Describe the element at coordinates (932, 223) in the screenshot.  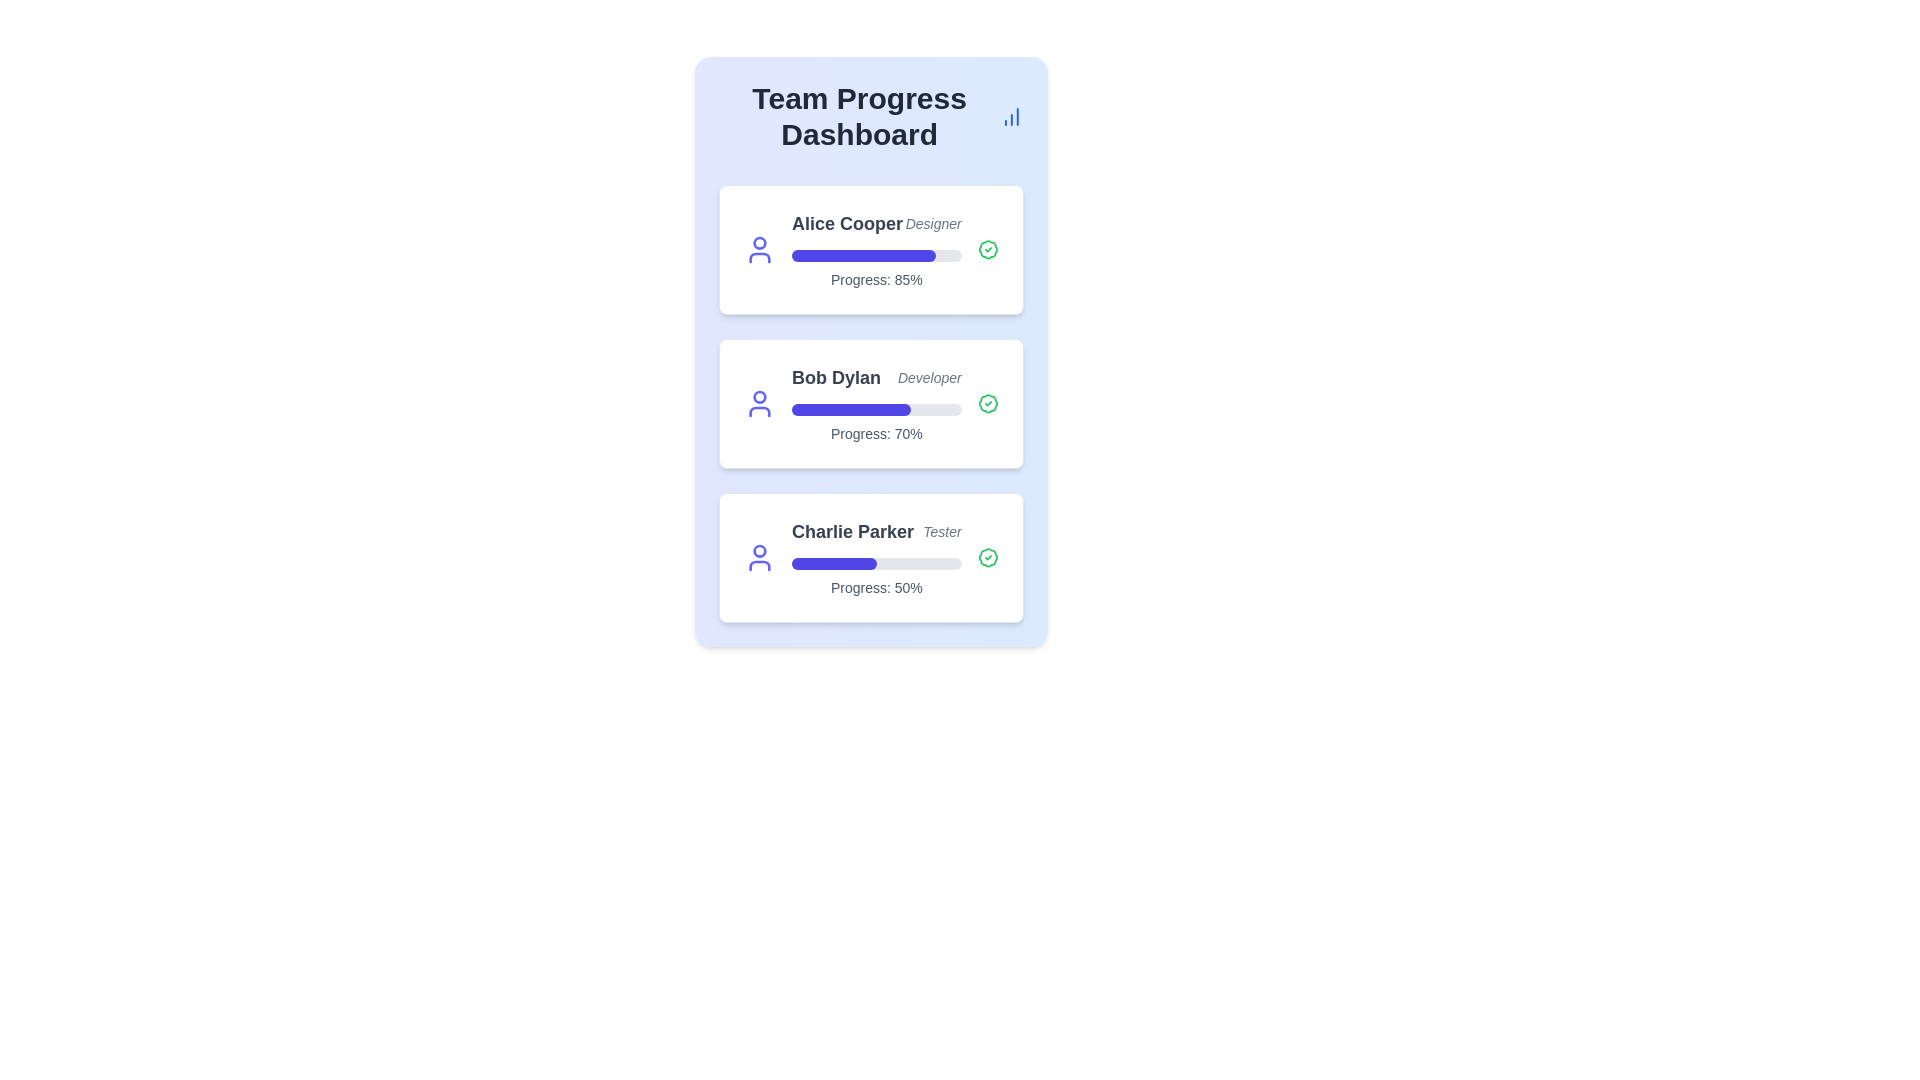
I see `role information from the text label 'Designer', which is a small, gray, italicized descriptor positioned next to 'Alice Cooper'` at that location.